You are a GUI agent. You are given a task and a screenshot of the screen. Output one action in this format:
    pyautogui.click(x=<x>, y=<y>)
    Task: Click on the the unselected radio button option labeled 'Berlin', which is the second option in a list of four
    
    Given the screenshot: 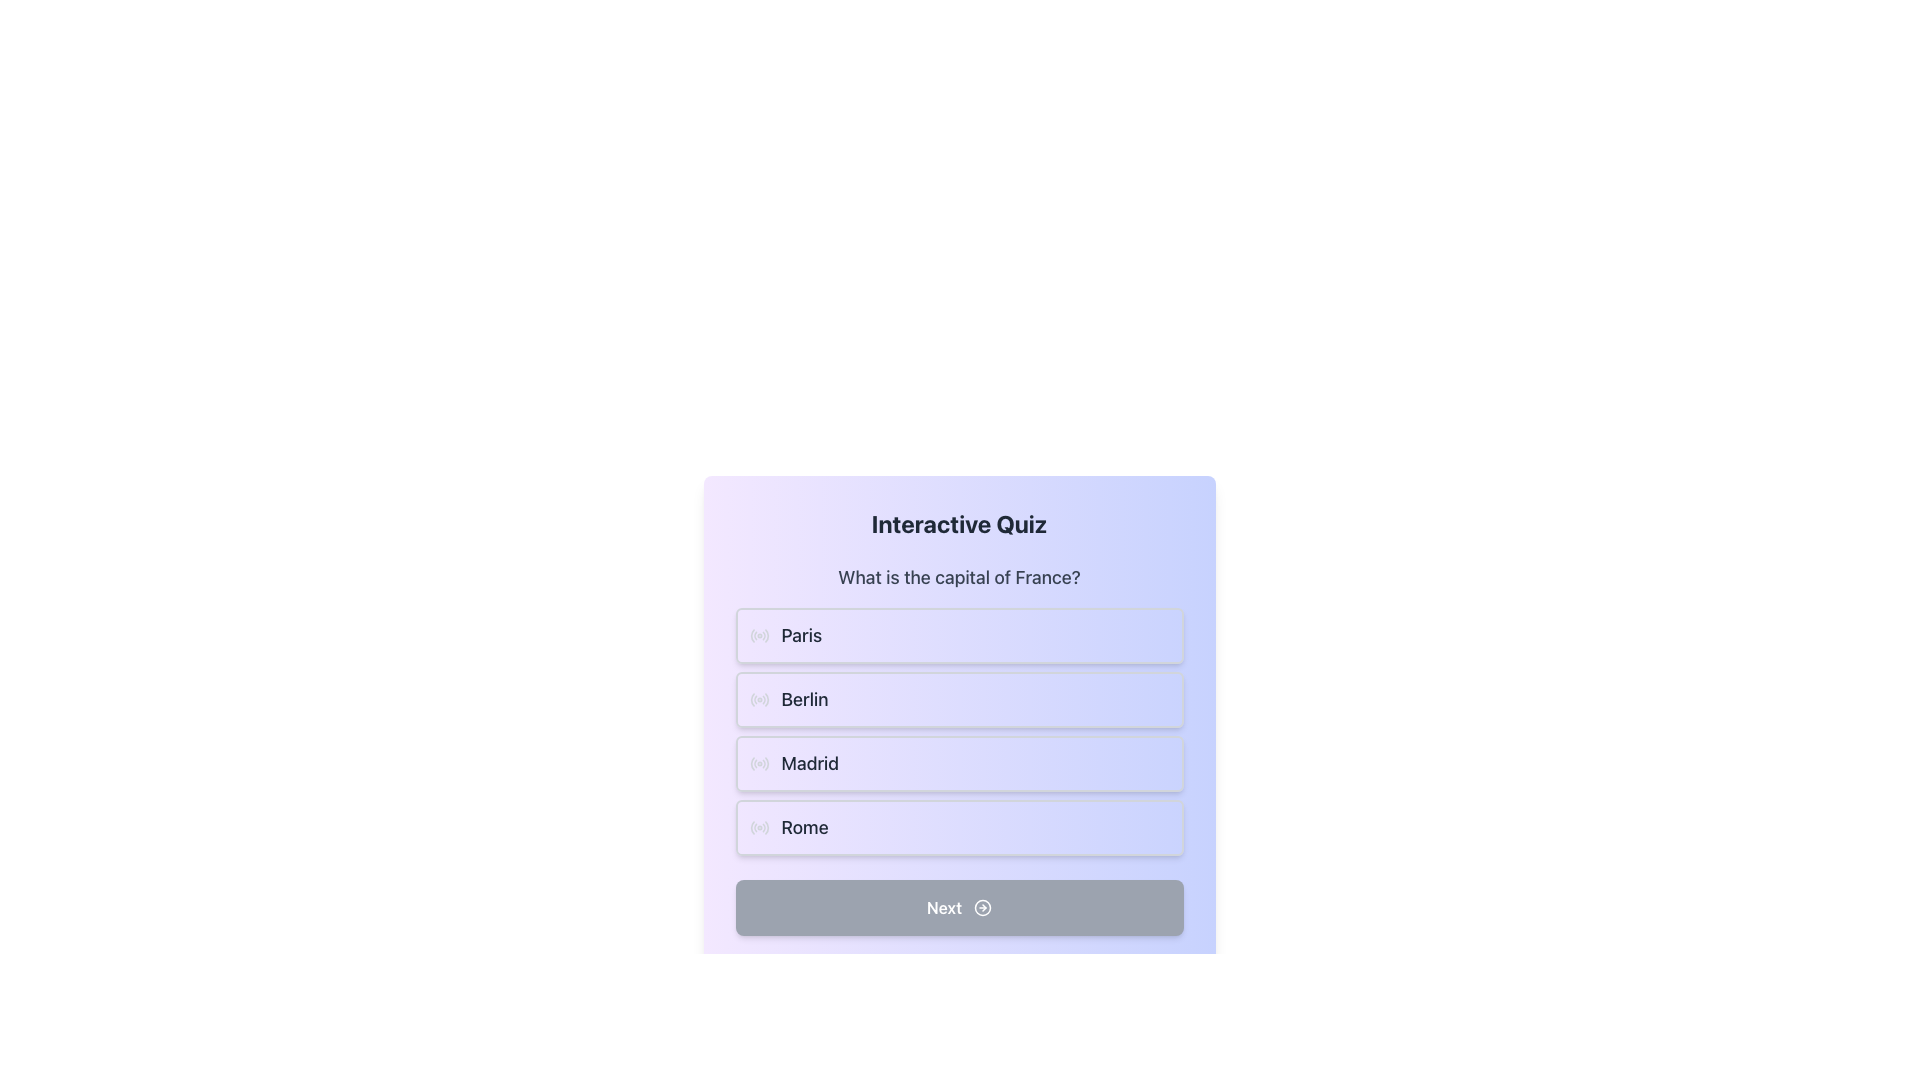 What is the action you would take?
    pyautogui.click(x=958, y=698)
    